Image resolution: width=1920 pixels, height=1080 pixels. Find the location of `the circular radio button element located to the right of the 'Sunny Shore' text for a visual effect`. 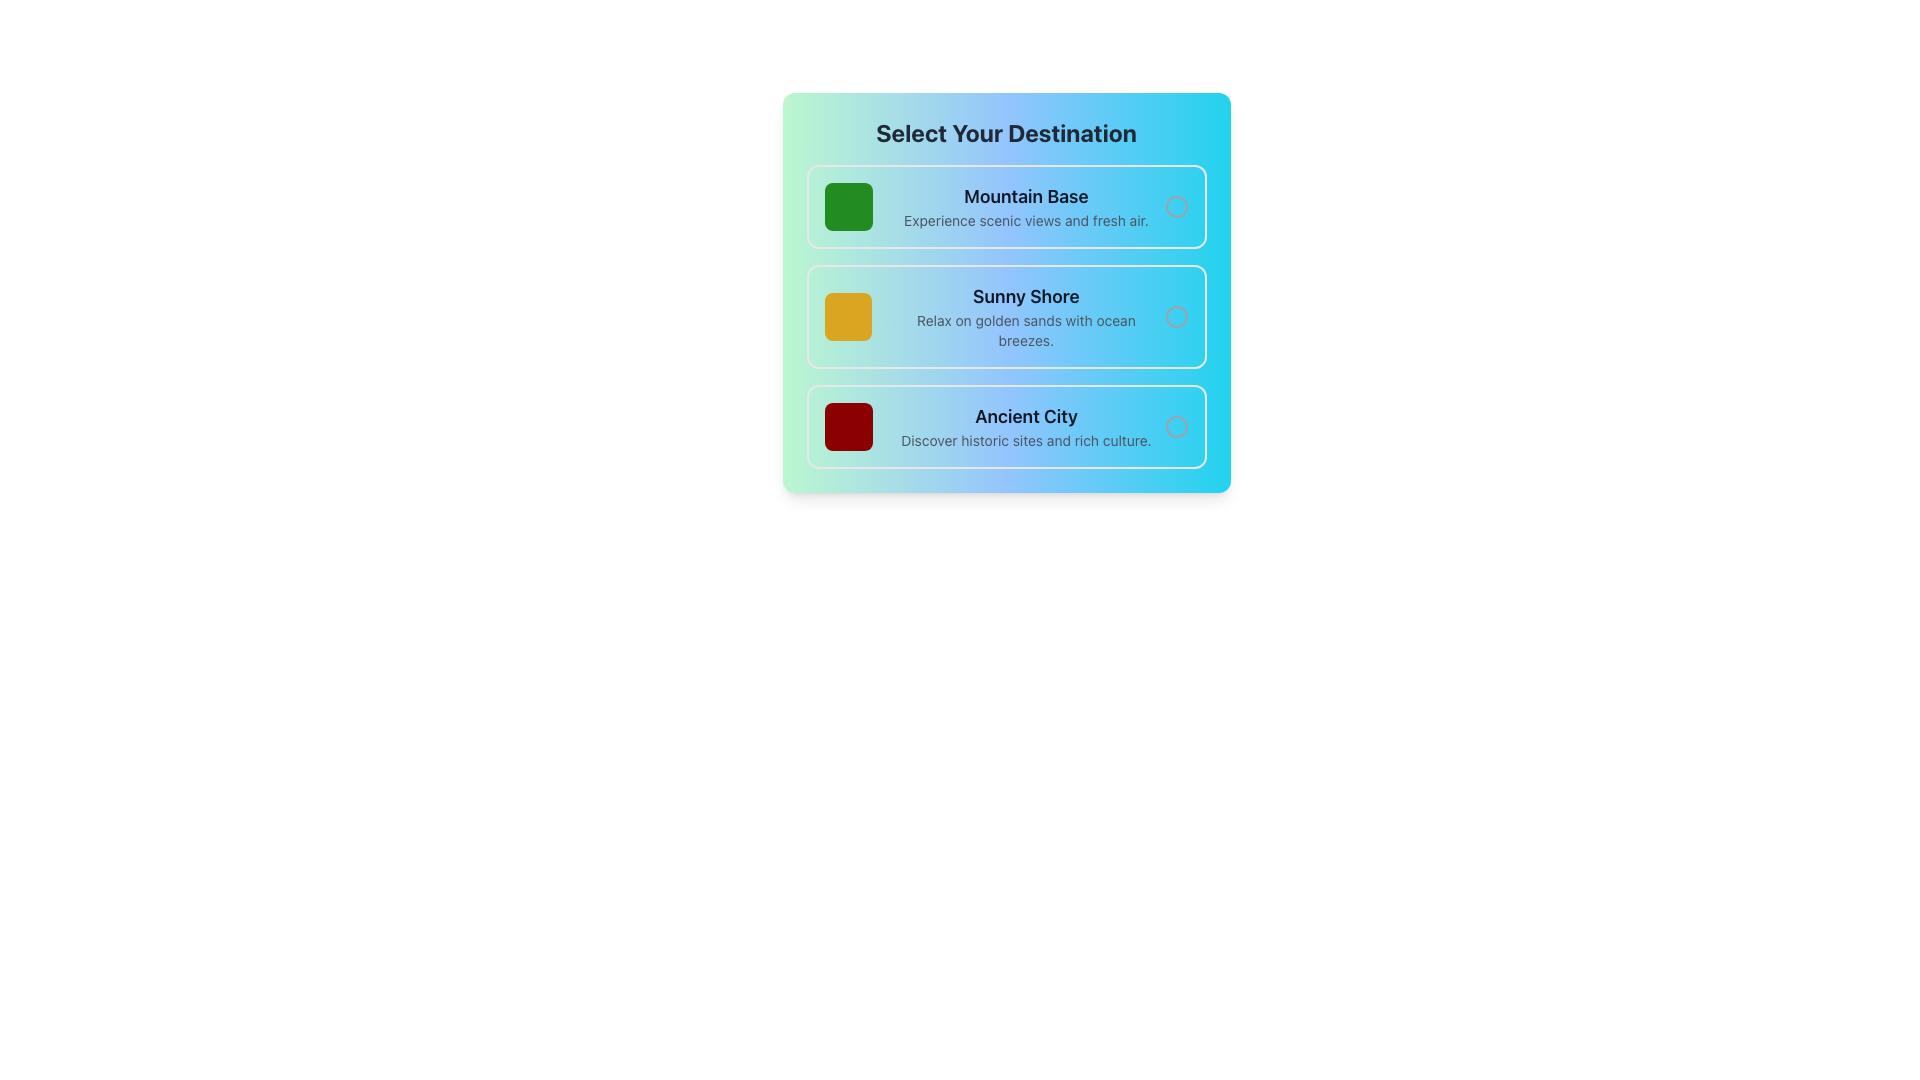

the circular radio button element located to the right of the 'Sunny Shore' text for a visual effect is located at coordinates (1176, 315).